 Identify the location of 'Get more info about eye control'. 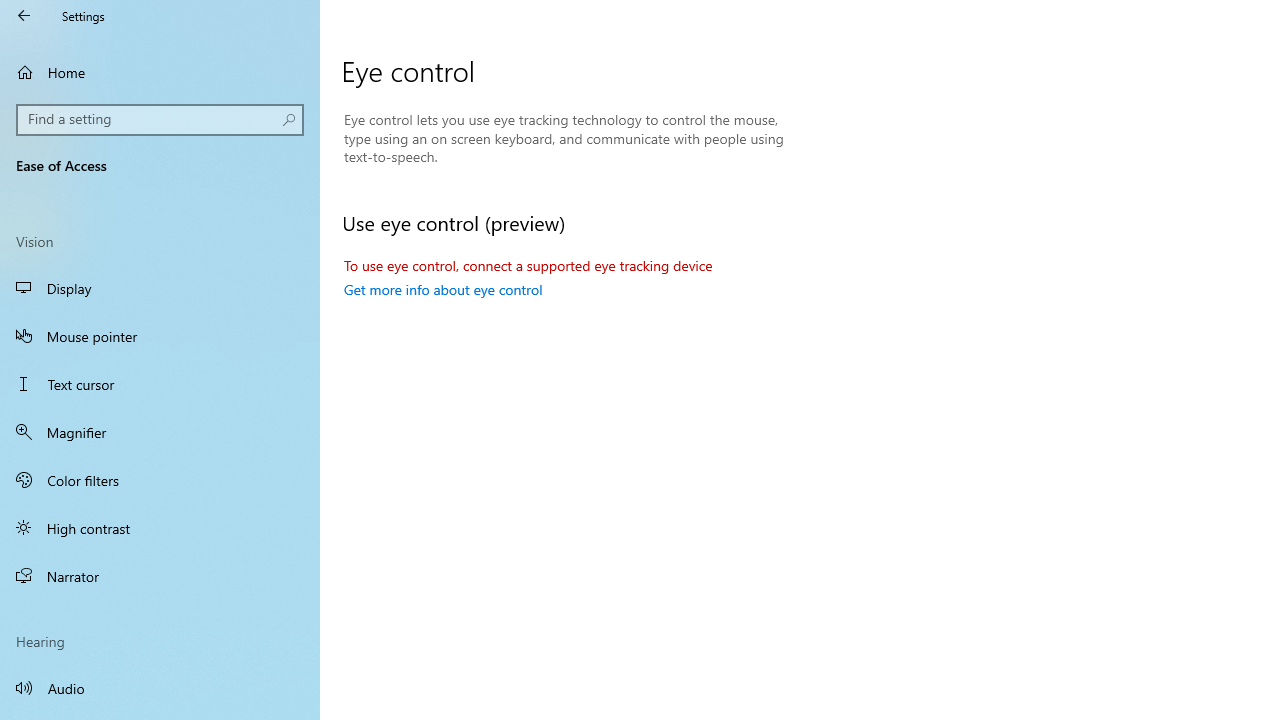
(442, 289).